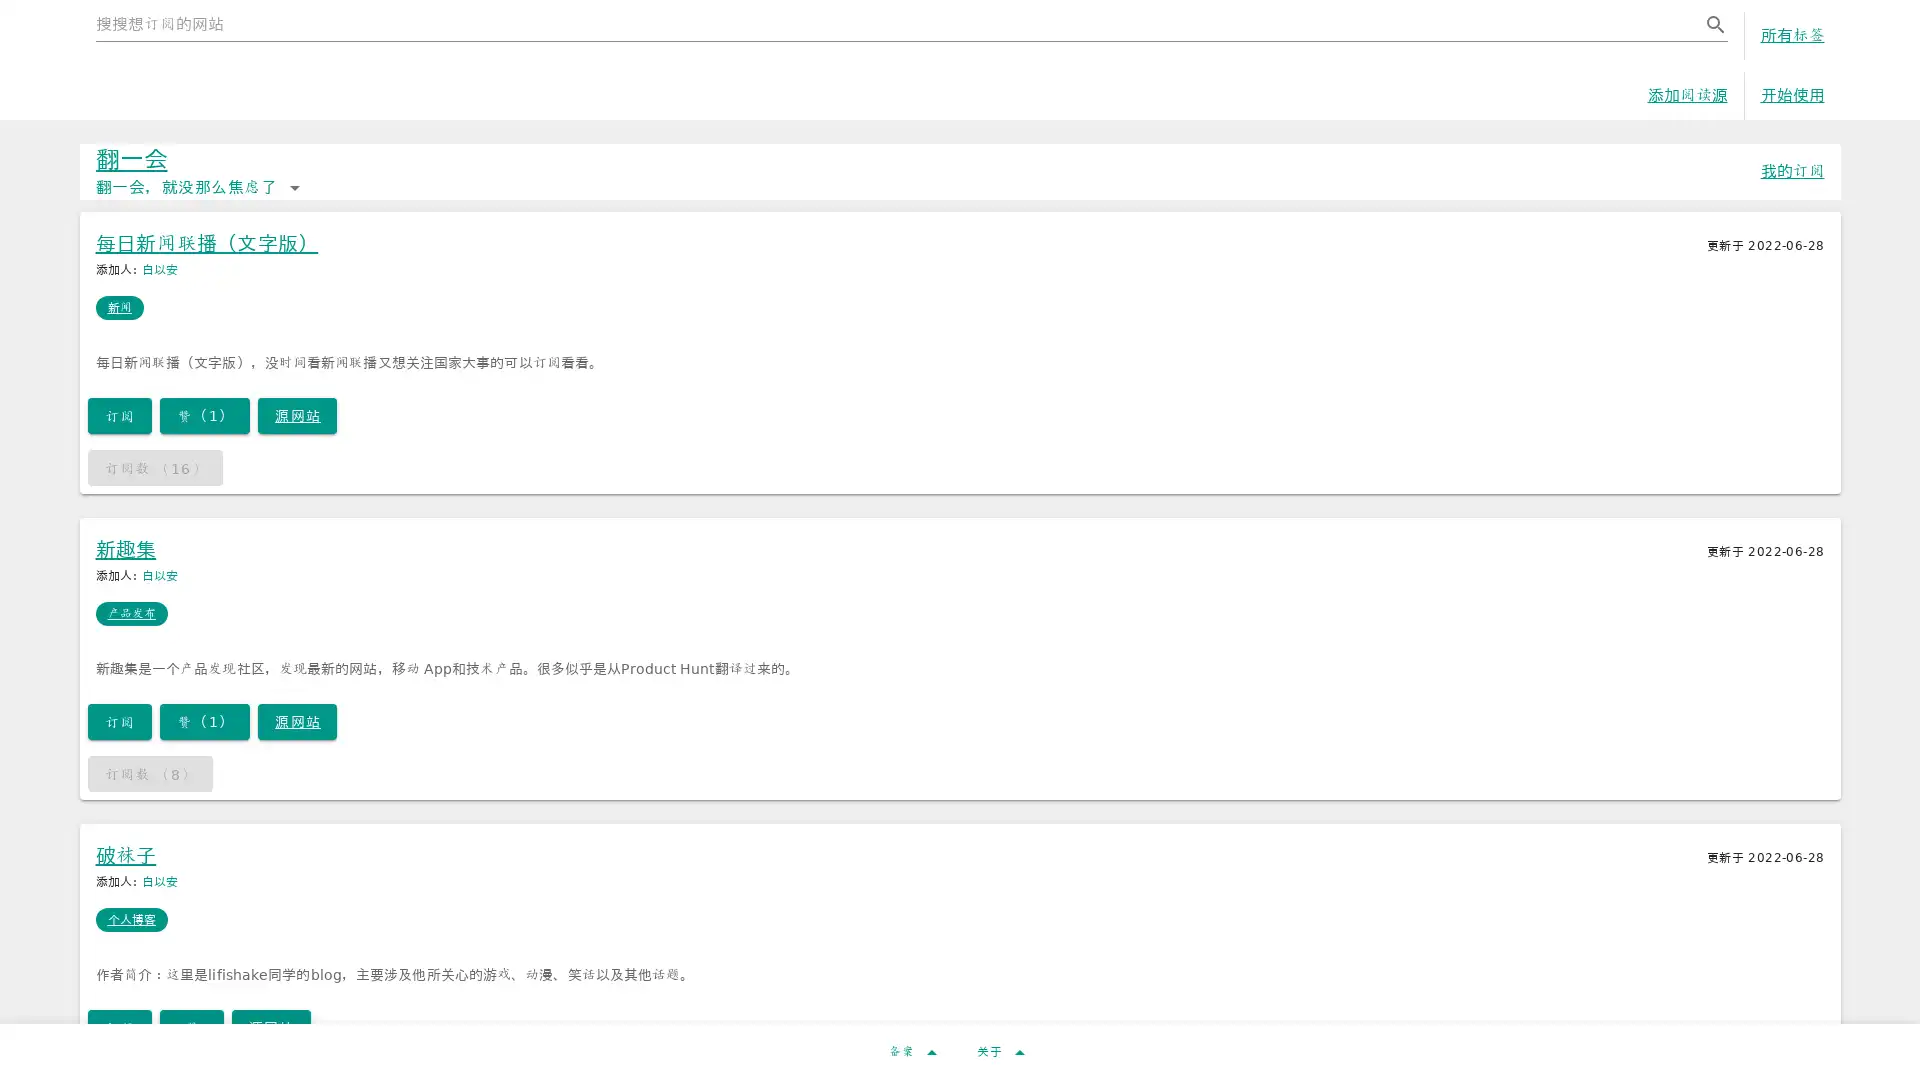 This screenshot has width=1920, height=1080. I want to click on (8), so click(148, 781).